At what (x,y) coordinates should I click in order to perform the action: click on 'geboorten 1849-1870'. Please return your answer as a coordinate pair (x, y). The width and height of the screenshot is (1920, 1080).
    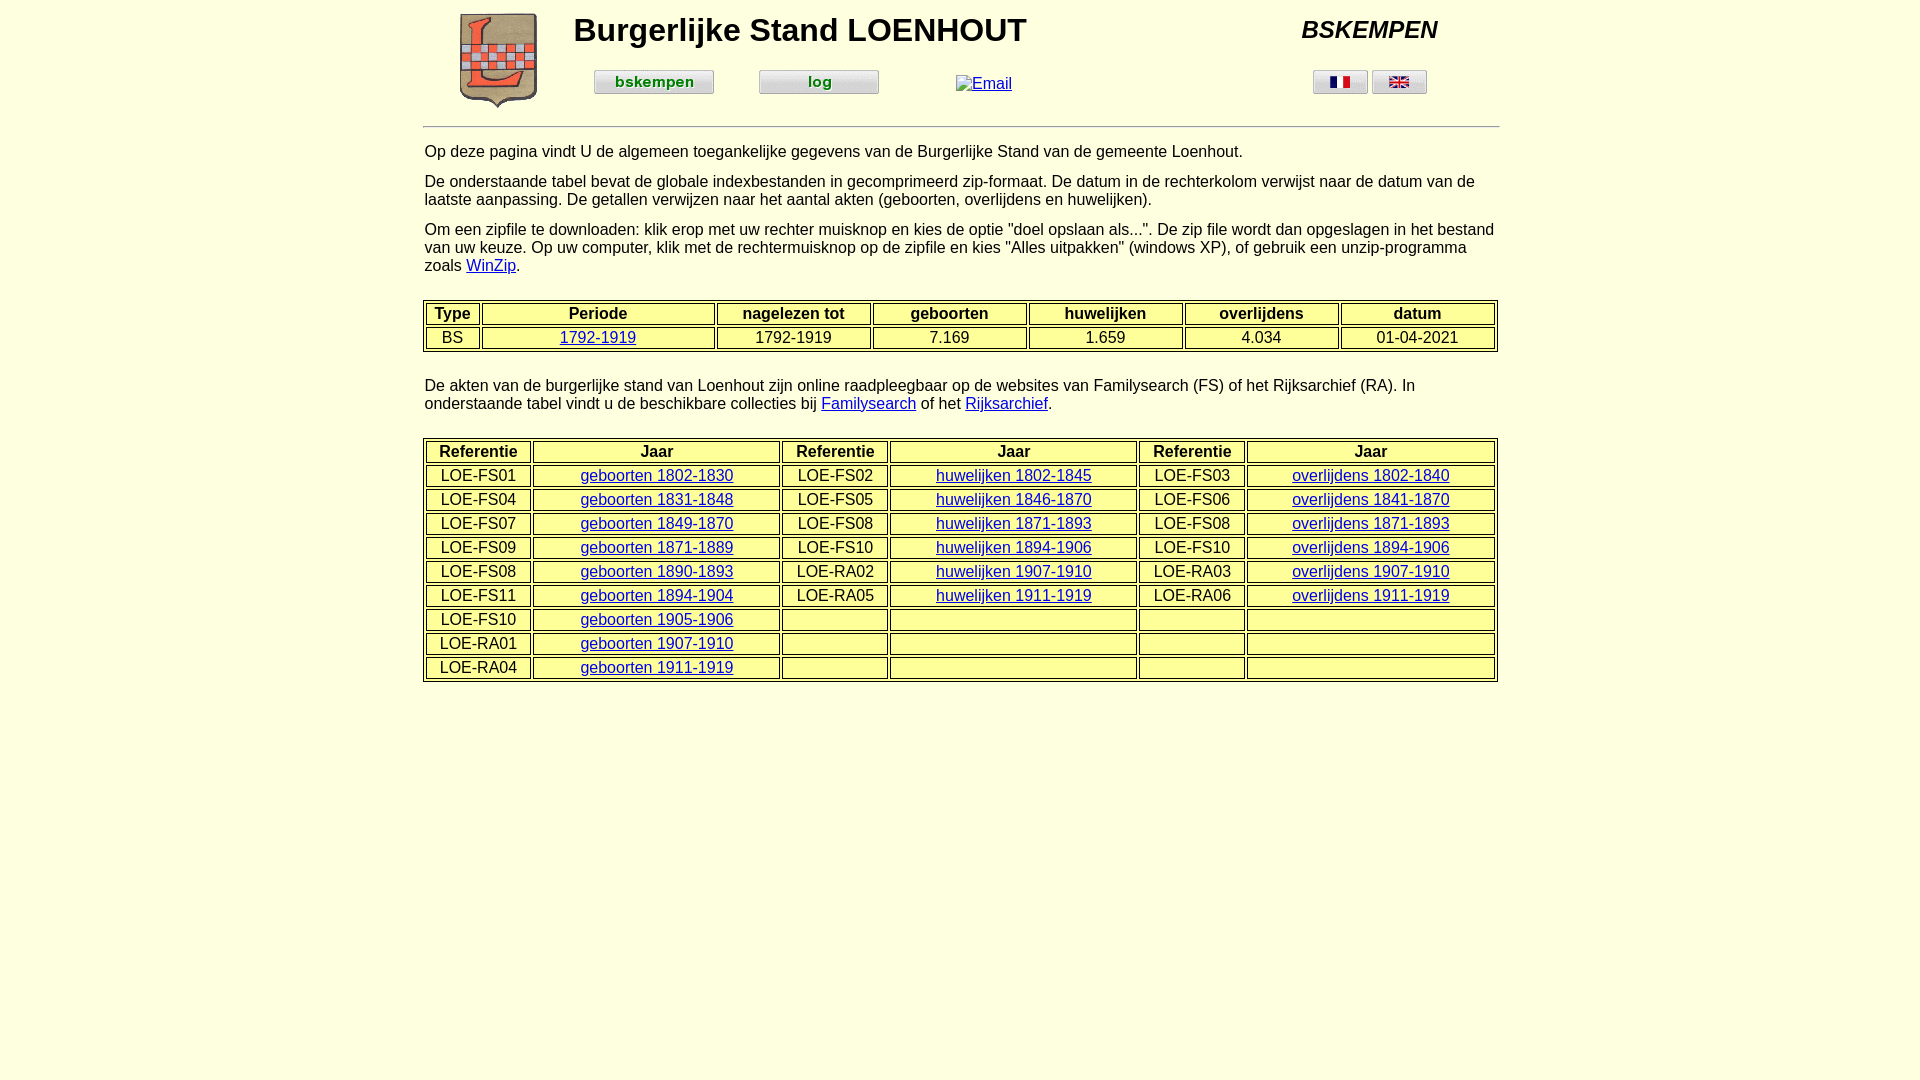
    Looking at the image, I should click on (656, 522).